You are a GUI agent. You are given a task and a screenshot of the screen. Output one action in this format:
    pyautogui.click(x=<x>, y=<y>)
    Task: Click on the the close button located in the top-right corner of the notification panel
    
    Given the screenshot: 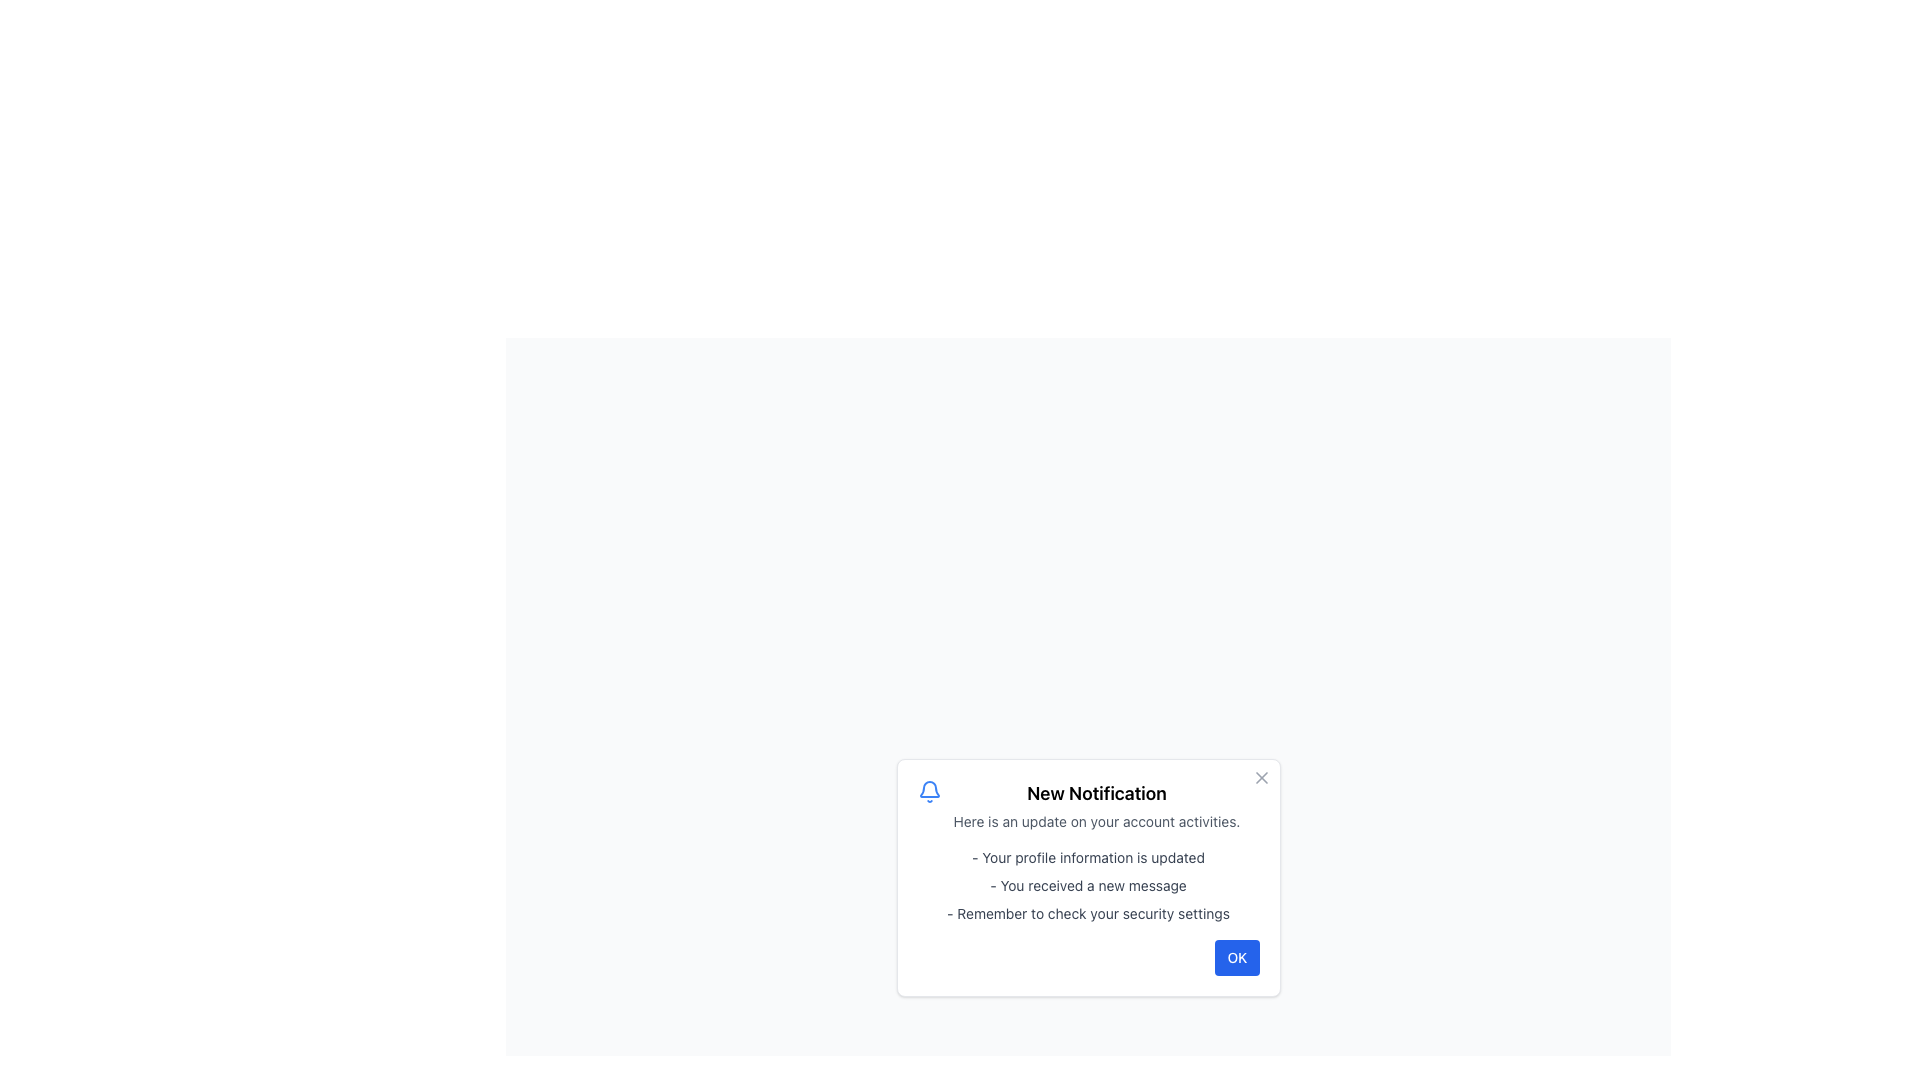 What is the action you would take?
    pyautogui.click(x=1260, y=777)
    